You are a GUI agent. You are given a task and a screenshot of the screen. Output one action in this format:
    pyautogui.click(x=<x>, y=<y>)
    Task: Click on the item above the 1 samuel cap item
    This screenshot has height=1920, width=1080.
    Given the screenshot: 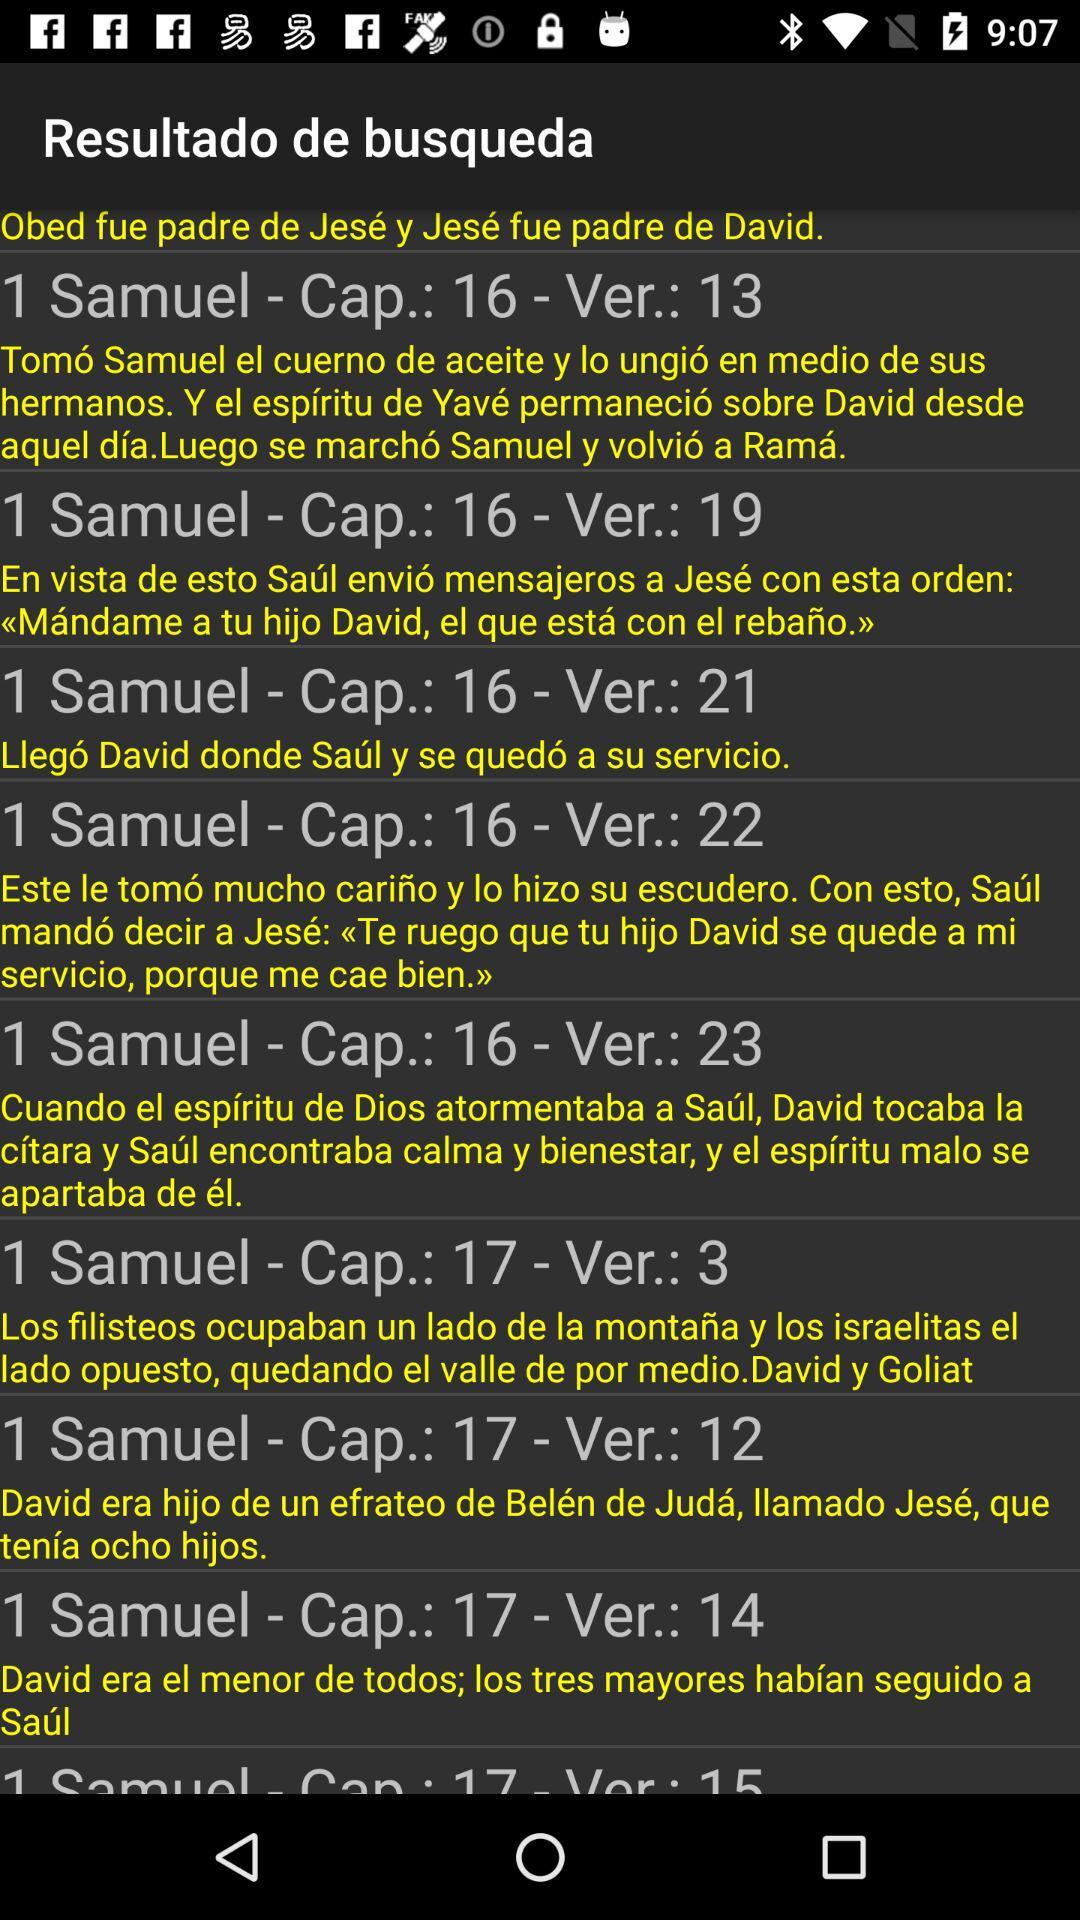 What is the action you would take?
    pyautogui.click(x=540, y=400)
    